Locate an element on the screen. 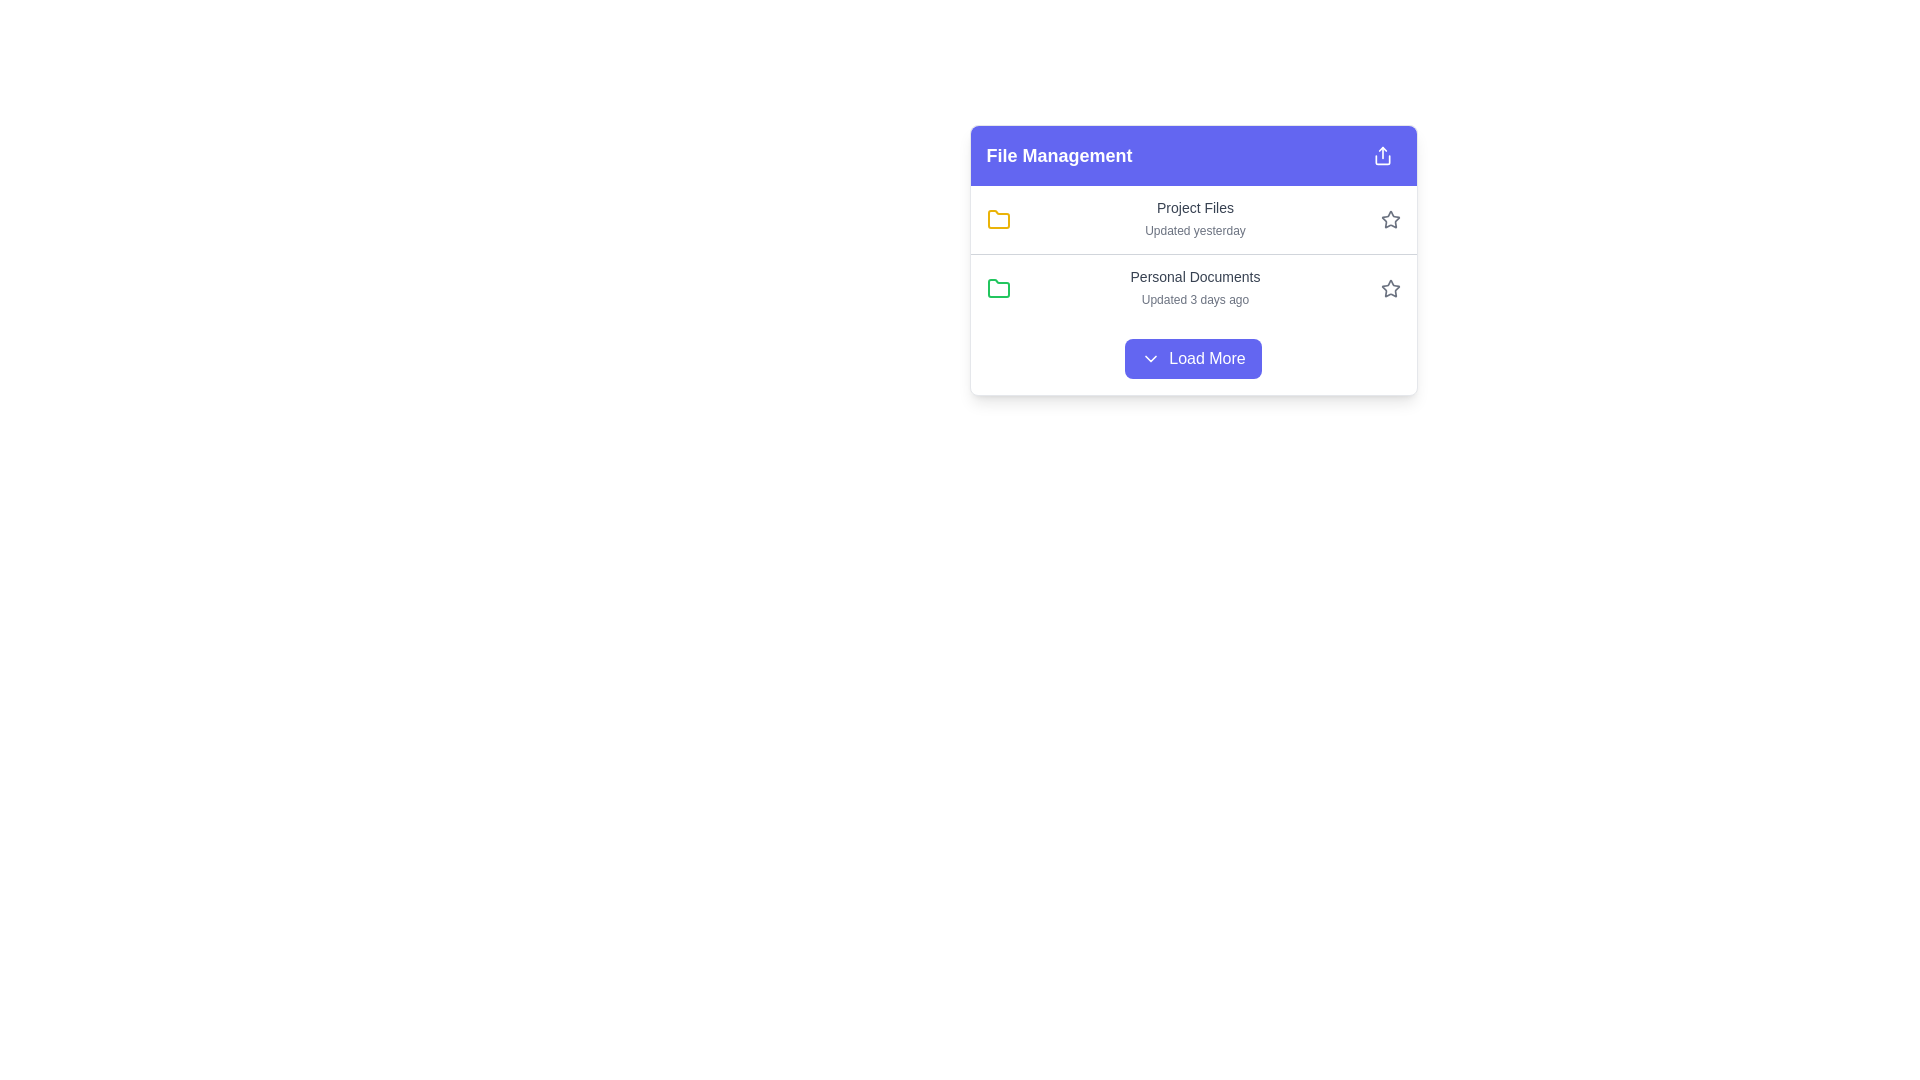  the folder icon located in the 'File Management' section, which is the second icon in the column next to 'Personal Documents' is located at coordinates (998, 288).